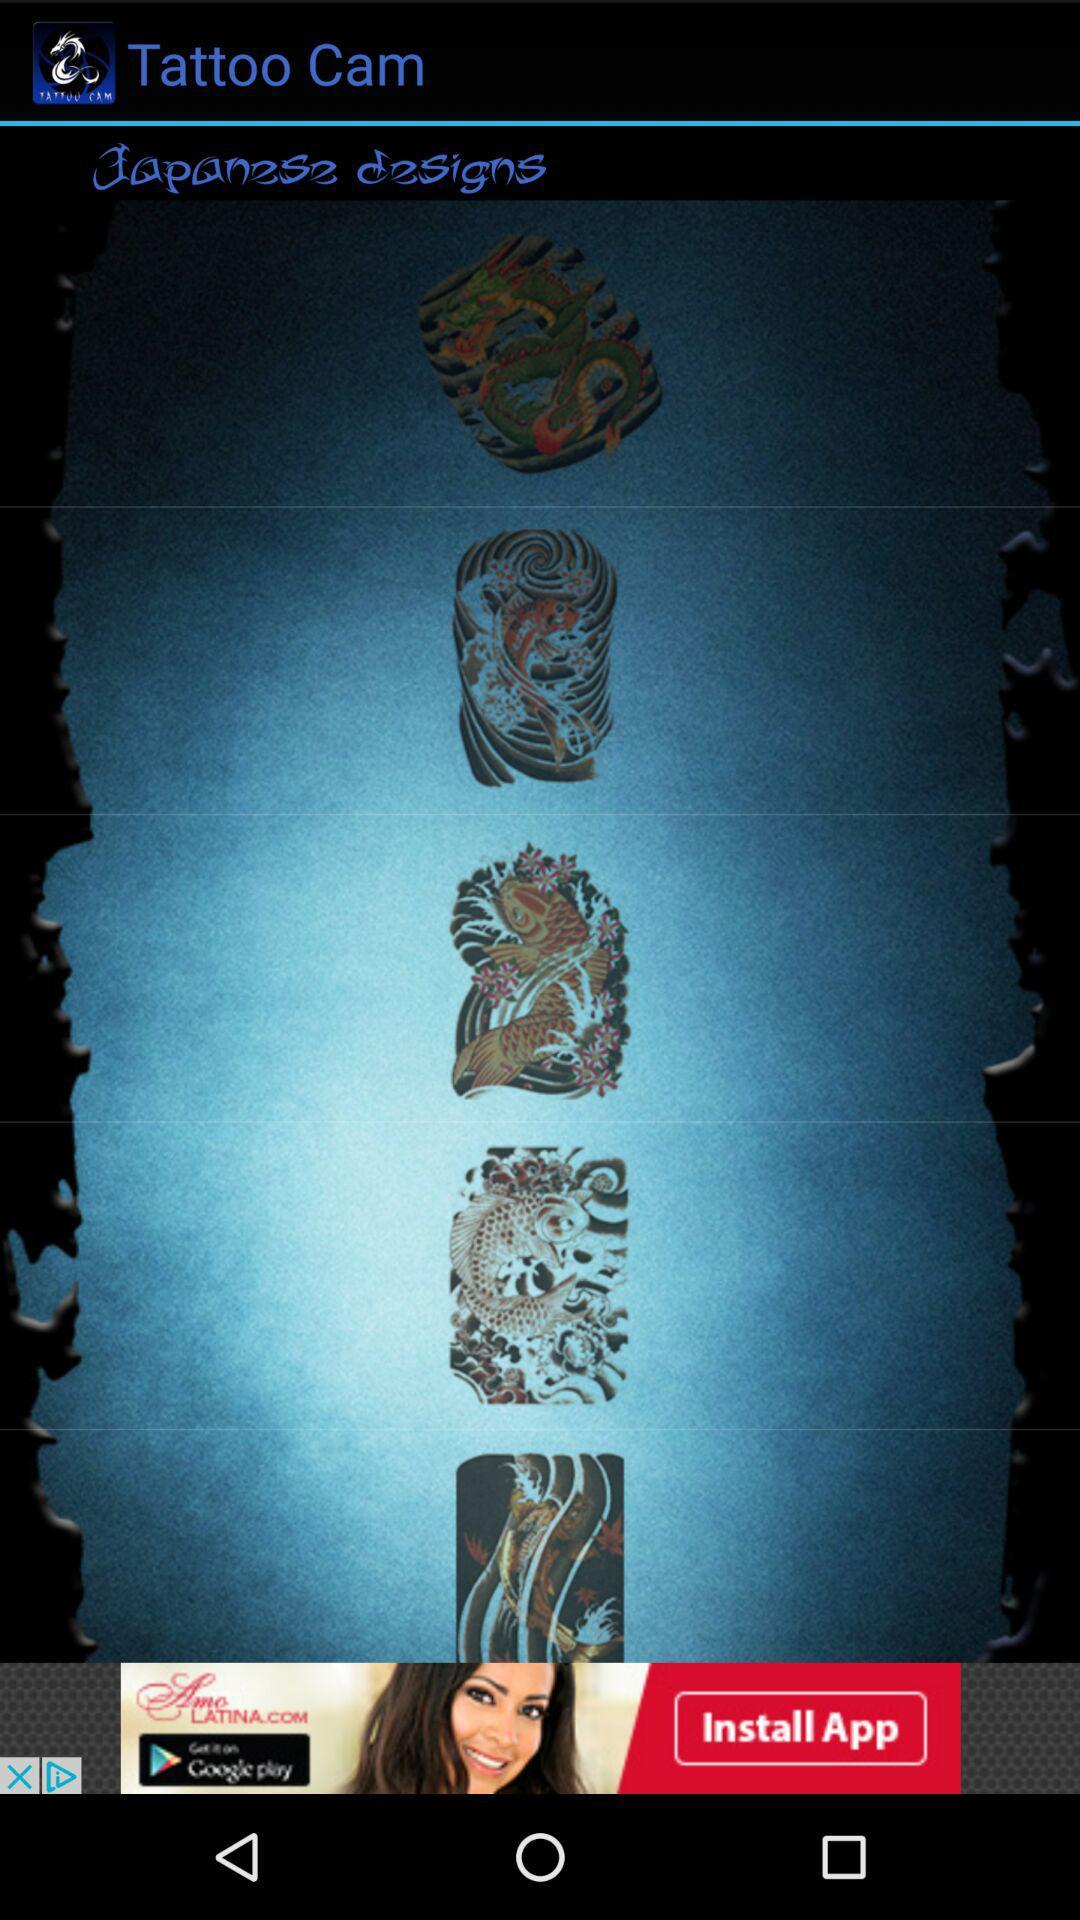 The height and width of the screenshot is (1920, 1080). Describe the element at coordinates (540, 1727) in the screenshot. I see `advertise banner` at that location.